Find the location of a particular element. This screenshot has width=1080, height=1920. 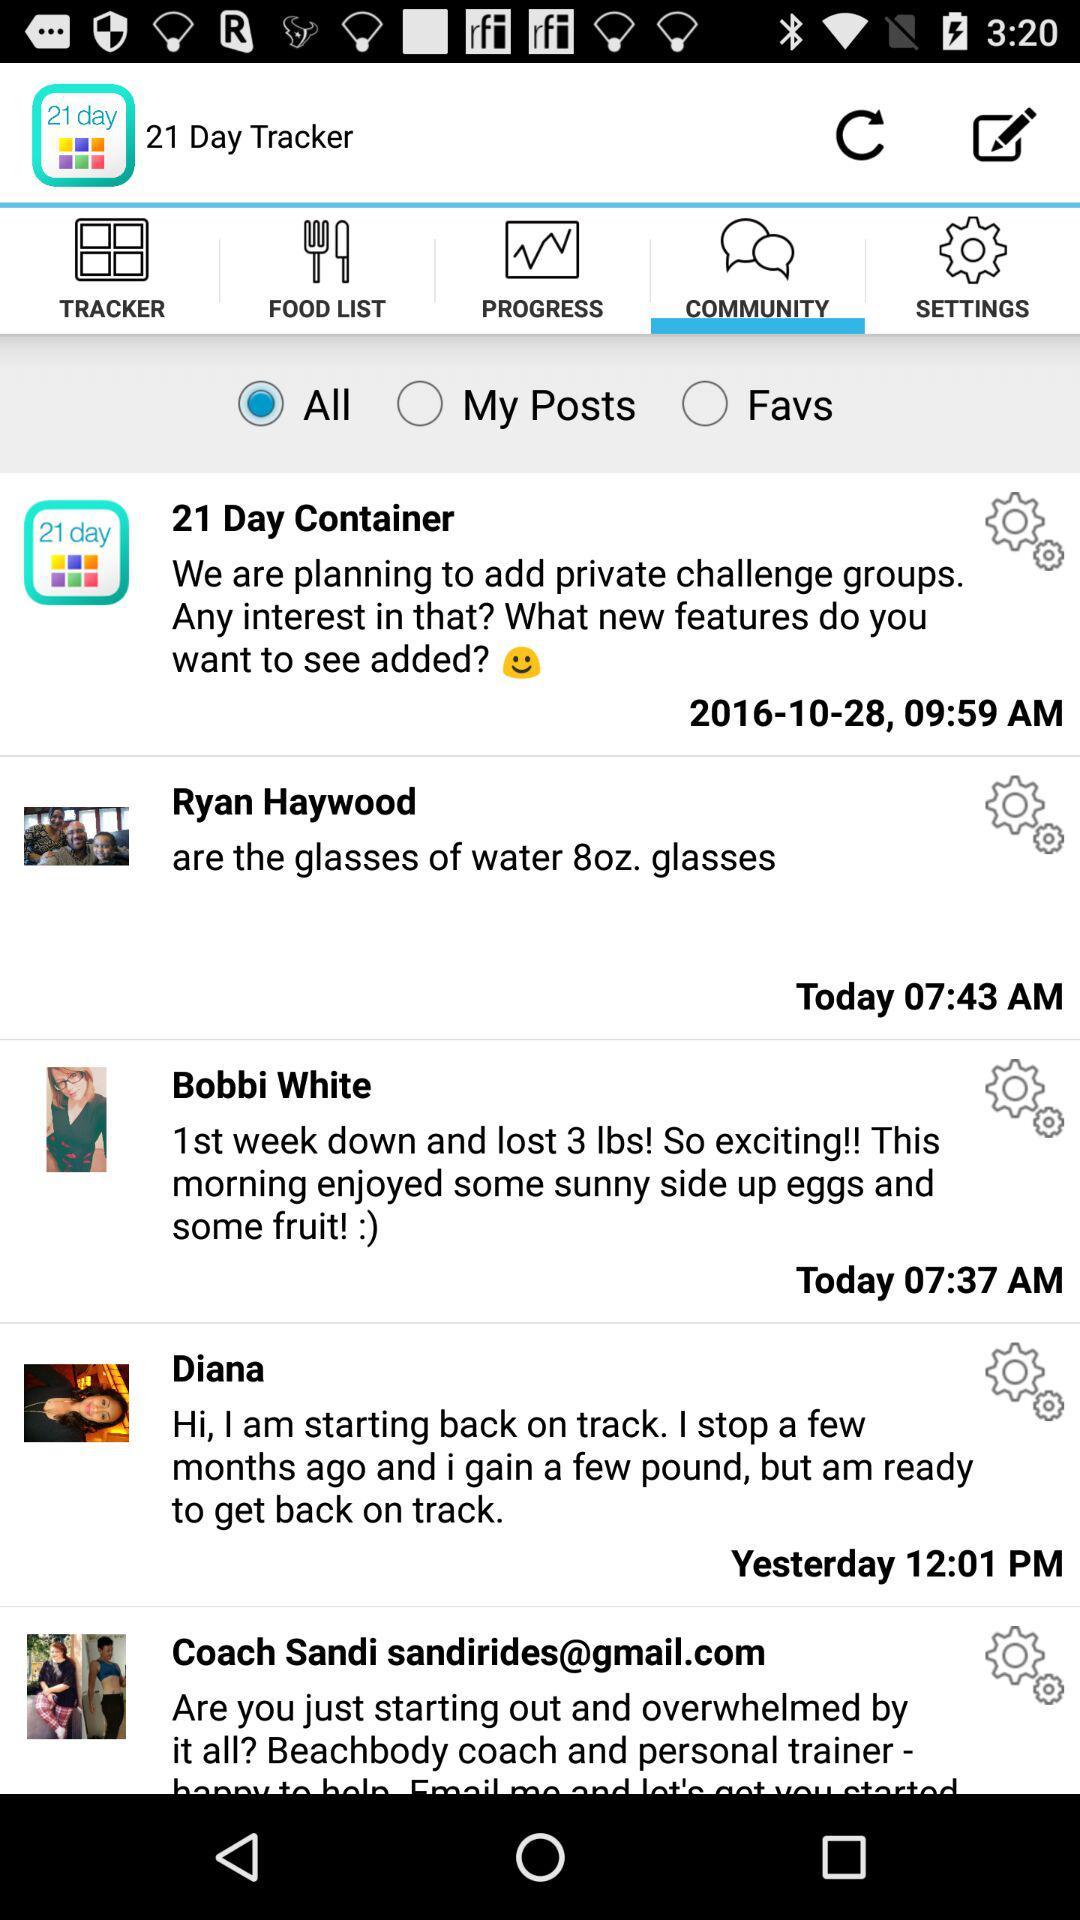

open settings for the users post is located at coordinates (1024, 1097).